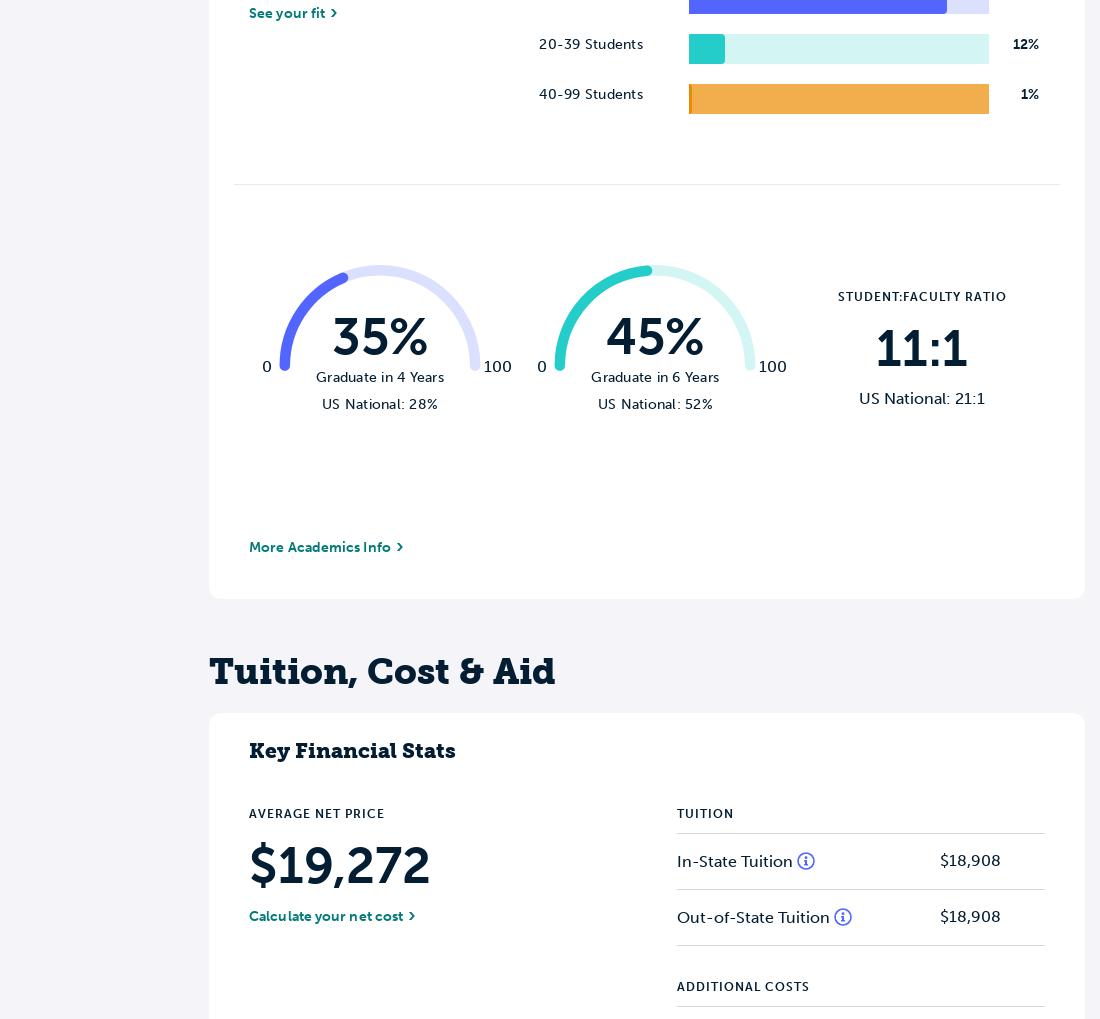 The image size is (1100, 1019). What do you see at coordinates (315, 375) in the screenshot?
I see `'Graduate in 4 Years'` at bounding box center [315, 375].